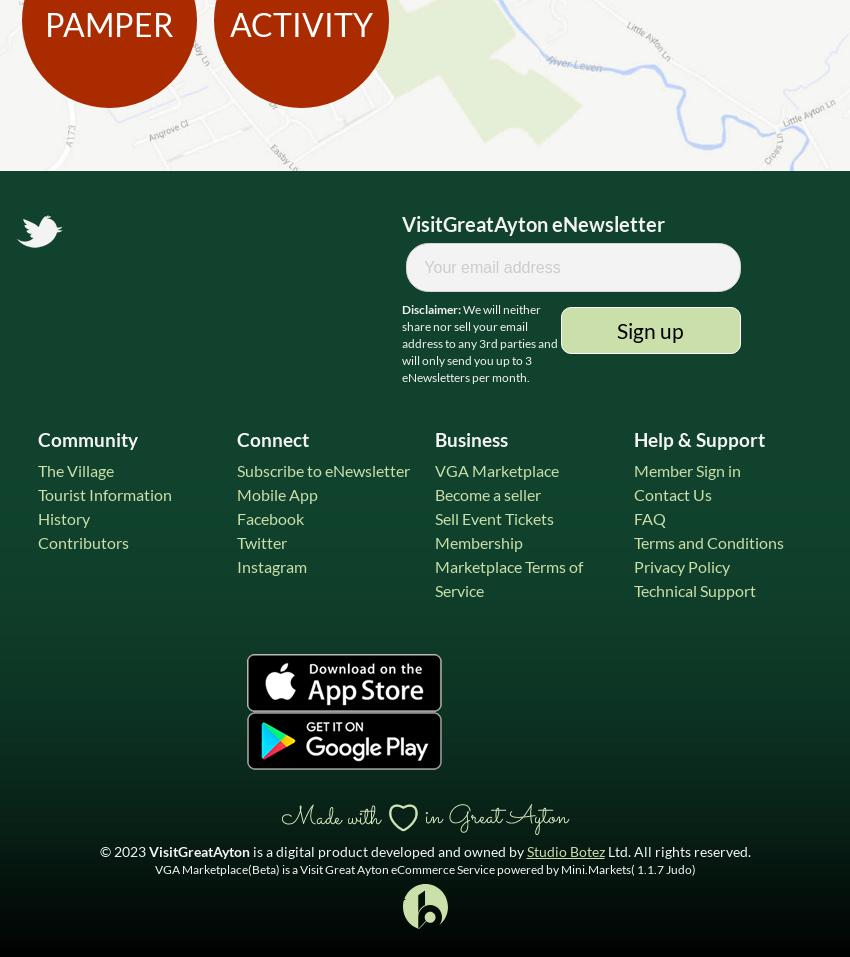  I want to click on 'We will neither share nor sell your email address to any 3rd parties and will only send you up to 3 eNewsletters per month.', so click(401, 342).